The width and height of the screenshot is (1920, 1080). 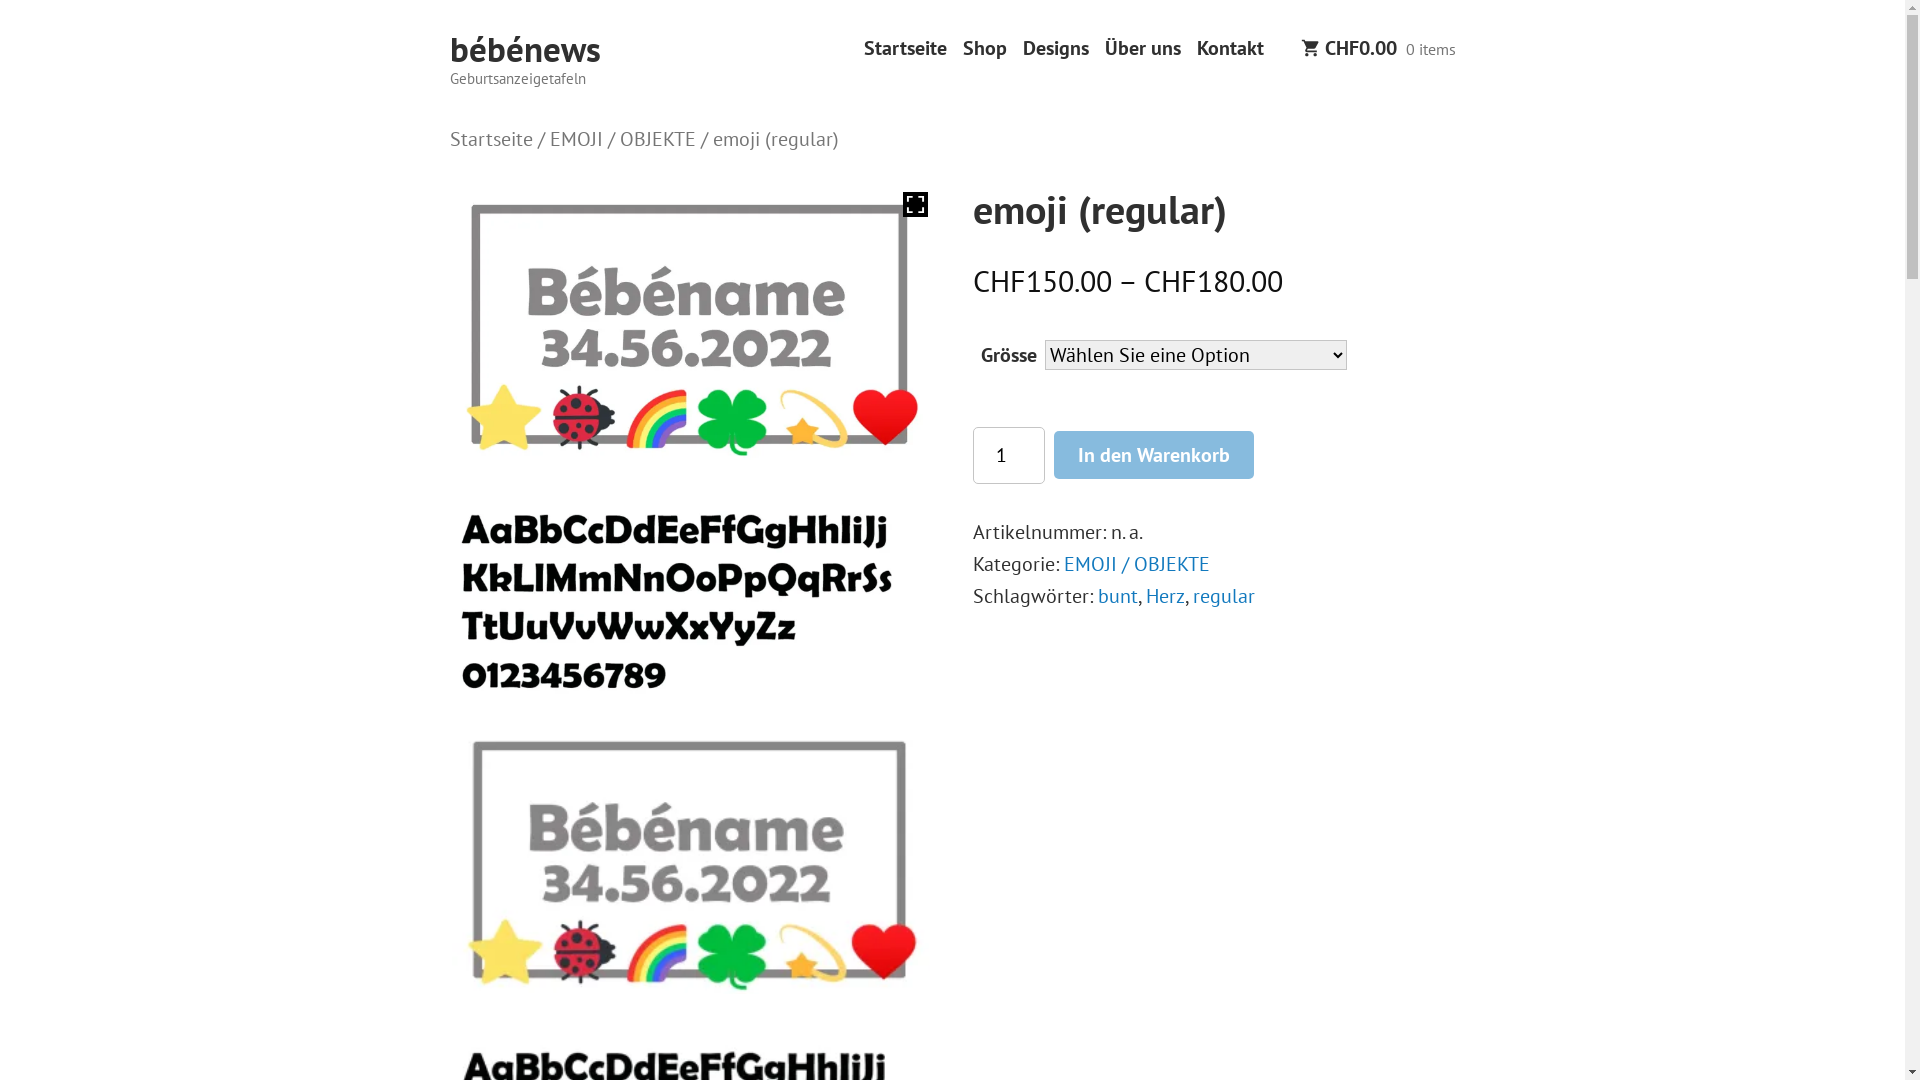 What do you see at coordinates (983, 47) in the screenshot?
I see `'Shop'` at bounding box center [983, 47].